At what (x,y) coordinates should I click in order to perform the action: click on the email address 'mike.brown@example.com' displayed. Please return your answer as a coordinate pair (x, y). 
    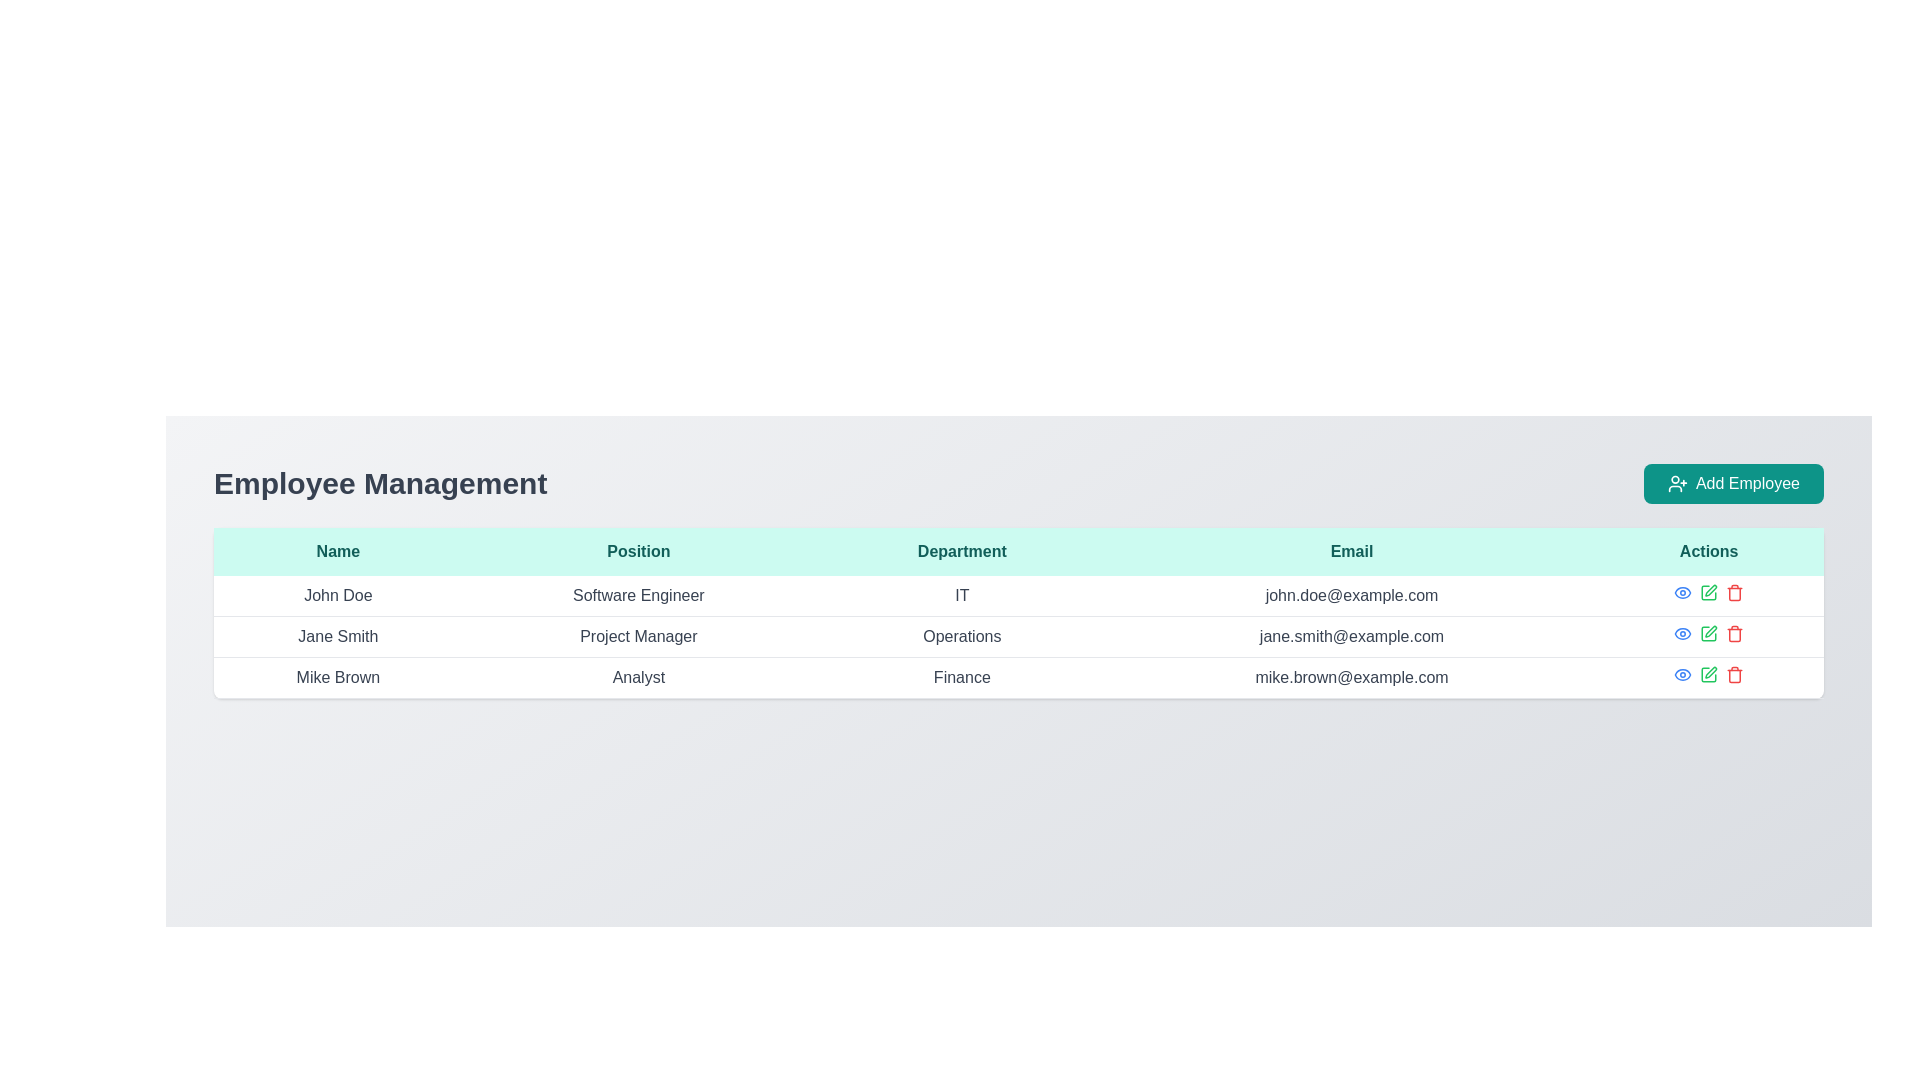
    Looking at the image, I should click on (1352, 677).